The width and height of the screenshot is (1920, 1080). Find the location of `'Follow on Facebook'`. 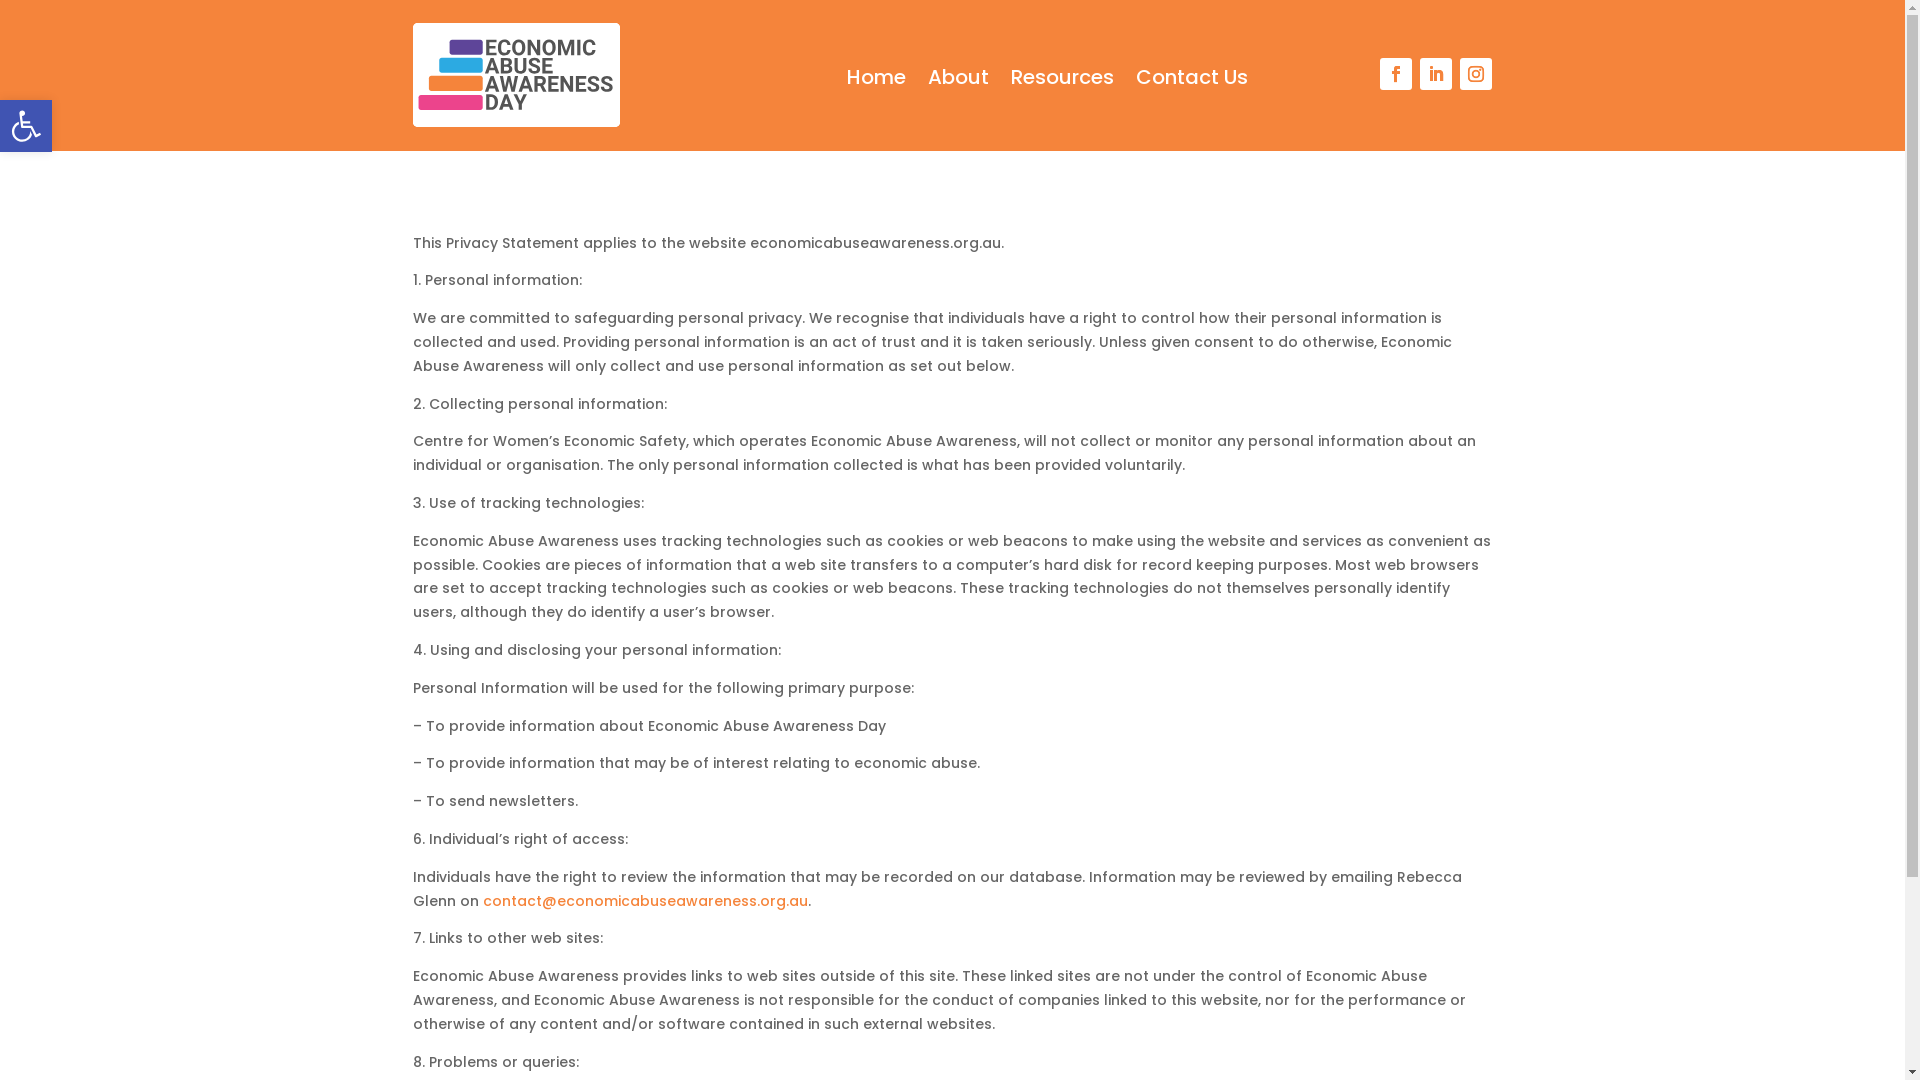

'Follow on Facebook' is located at coordinates (1395, 72).